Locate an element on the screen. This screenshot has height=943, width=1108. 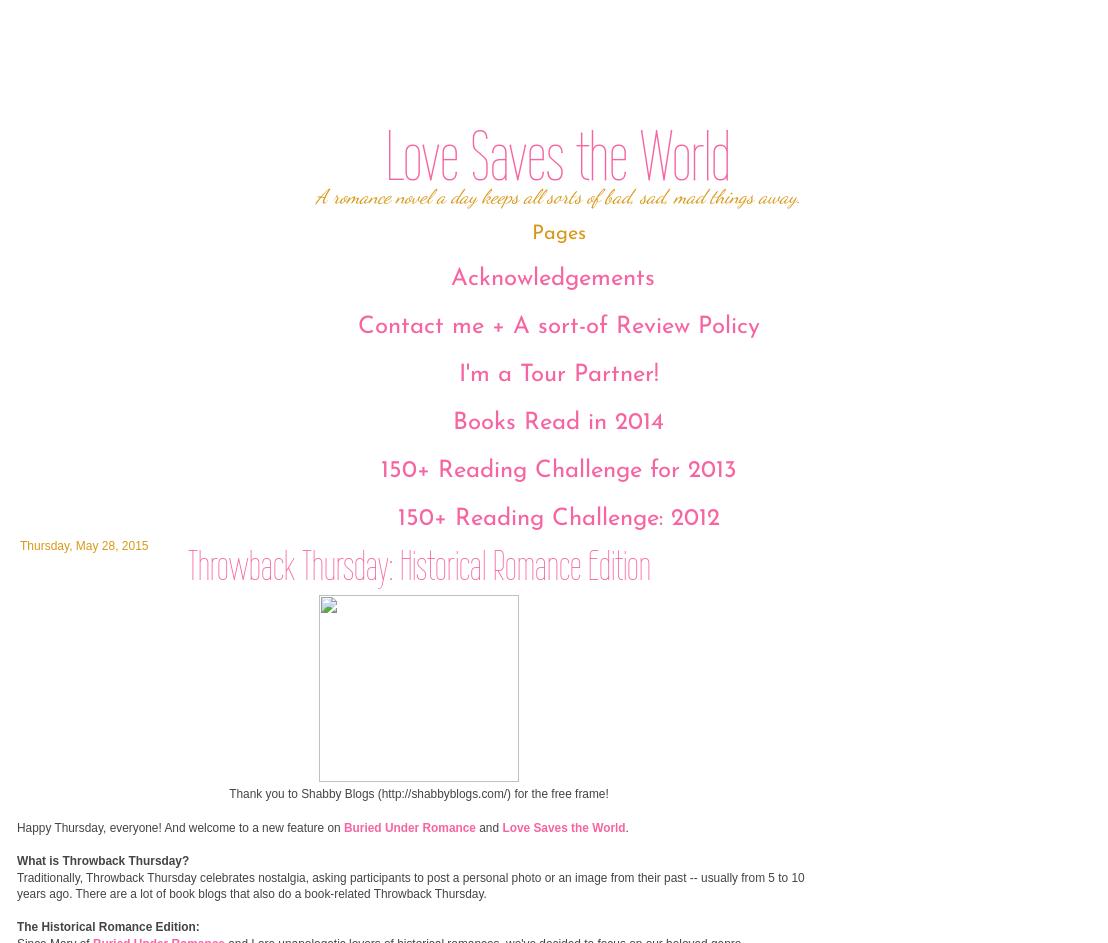
'Buried Under Romance' is located at coordinates (408, 826).